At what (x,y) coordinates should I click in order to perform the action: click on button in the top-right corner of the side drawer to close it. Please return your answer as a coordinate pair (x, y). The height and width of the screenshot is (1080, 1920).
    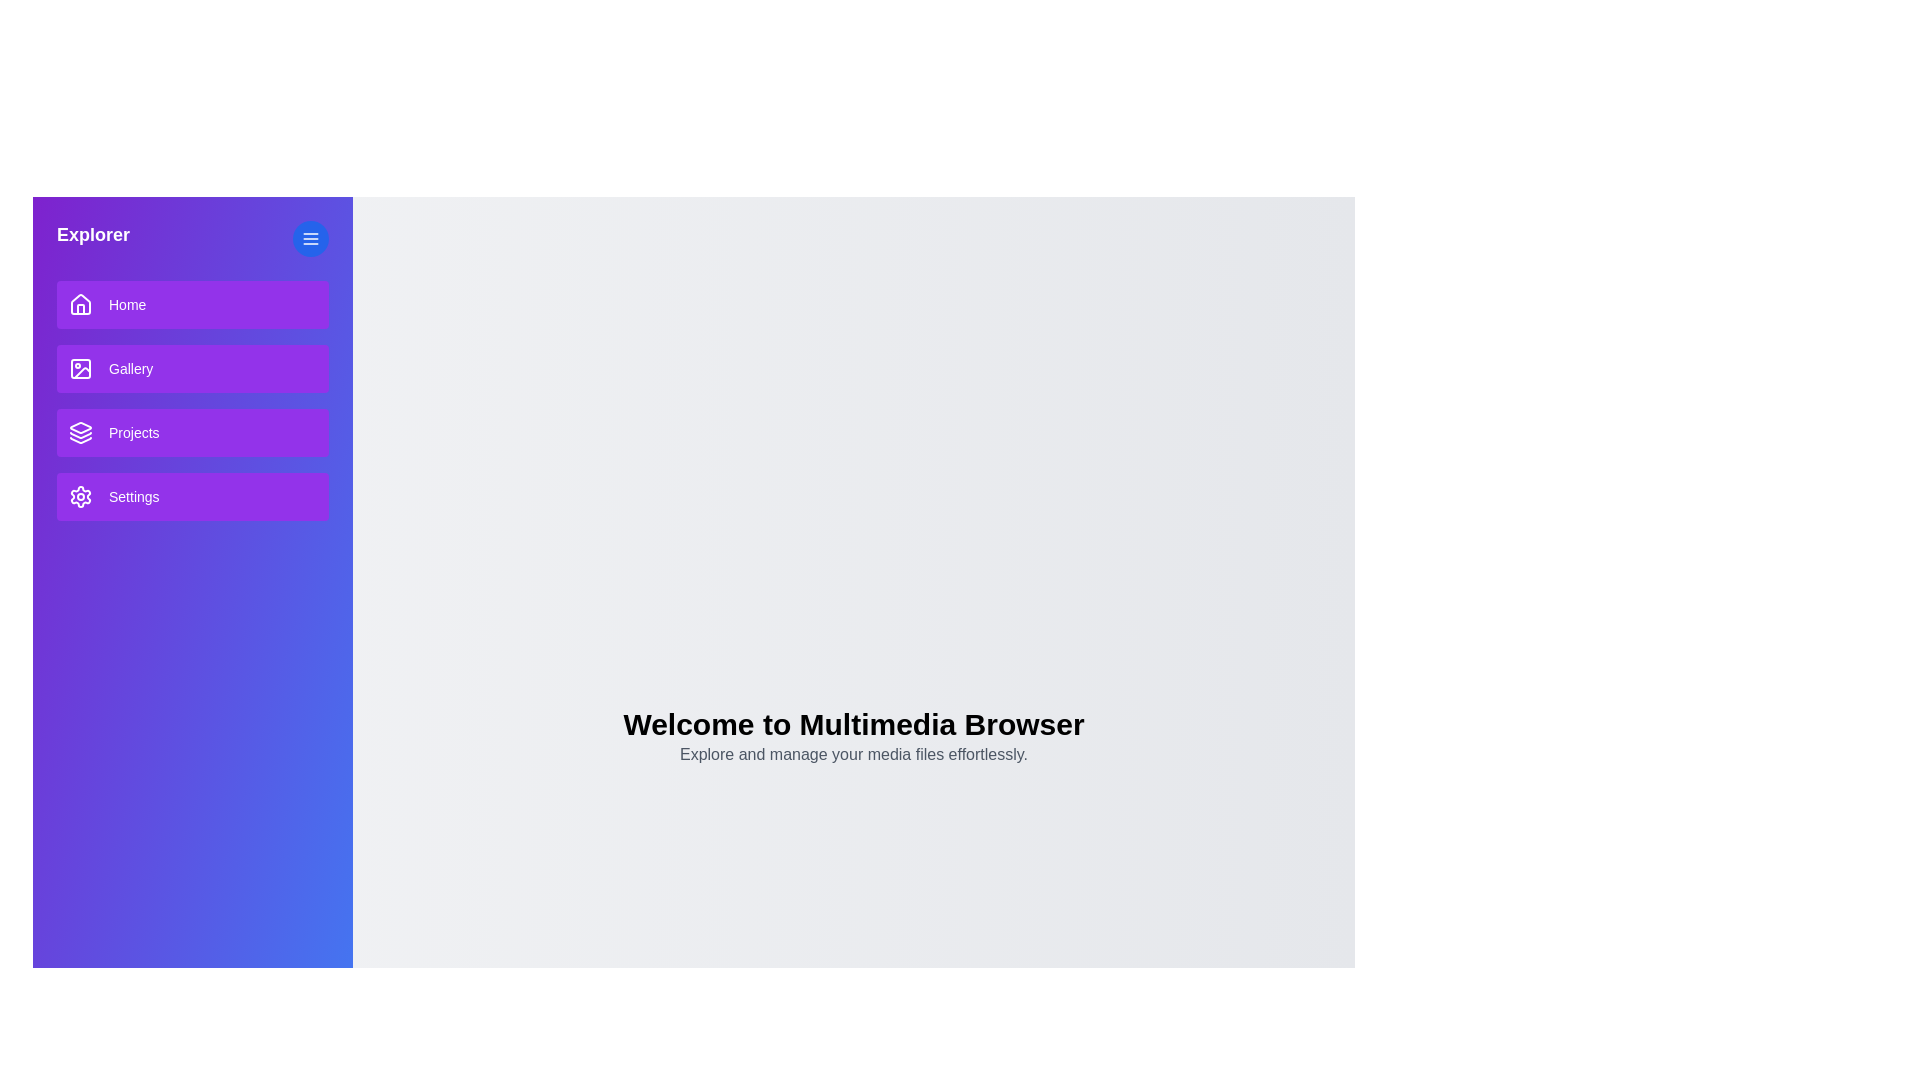
    Looking at the image, I should click on (310, 238).